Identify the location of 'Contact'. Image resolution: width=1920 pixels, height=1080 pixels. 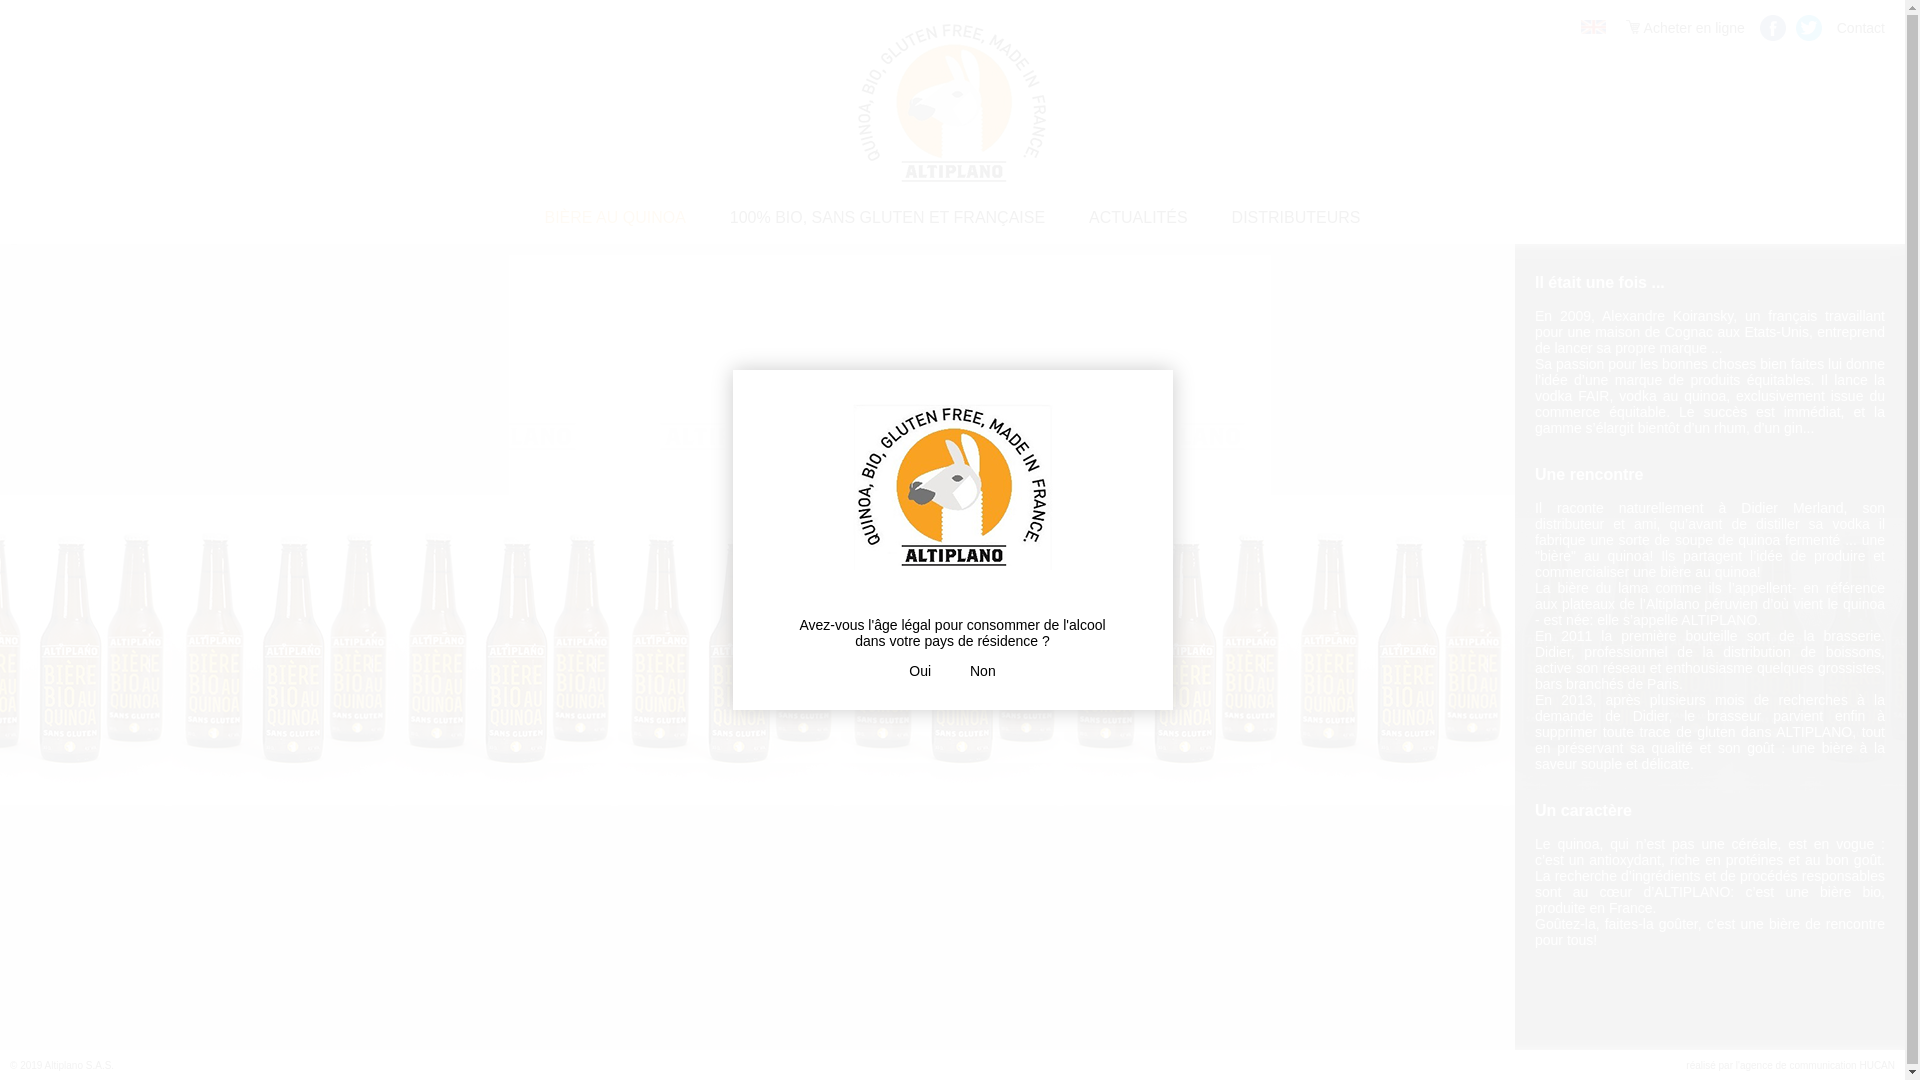
(1860, 27).